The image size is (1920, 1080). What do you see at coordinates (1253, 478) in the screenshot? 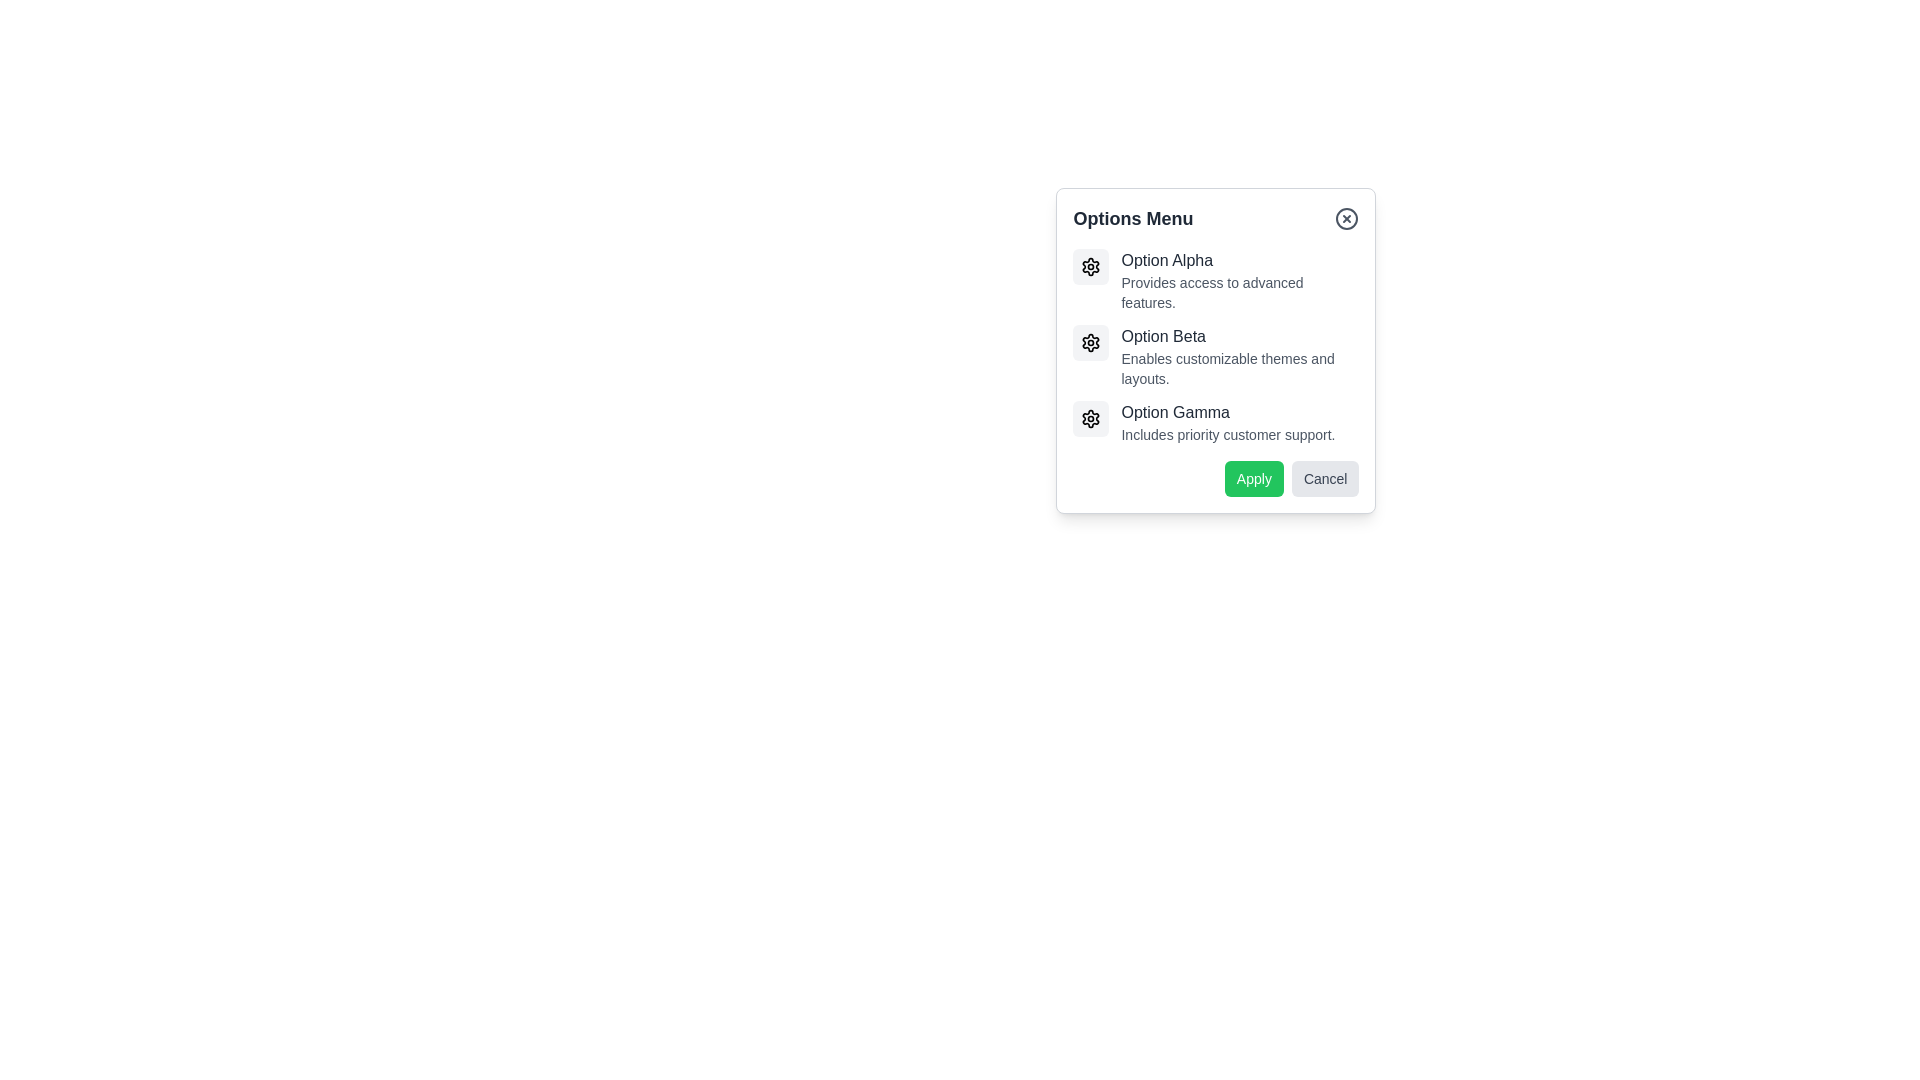
I see `the 'Apply' button located at the bottom right corner of the 'Options Menu' modal dialog box to apply the changes` at bounding box center [1253, 478].